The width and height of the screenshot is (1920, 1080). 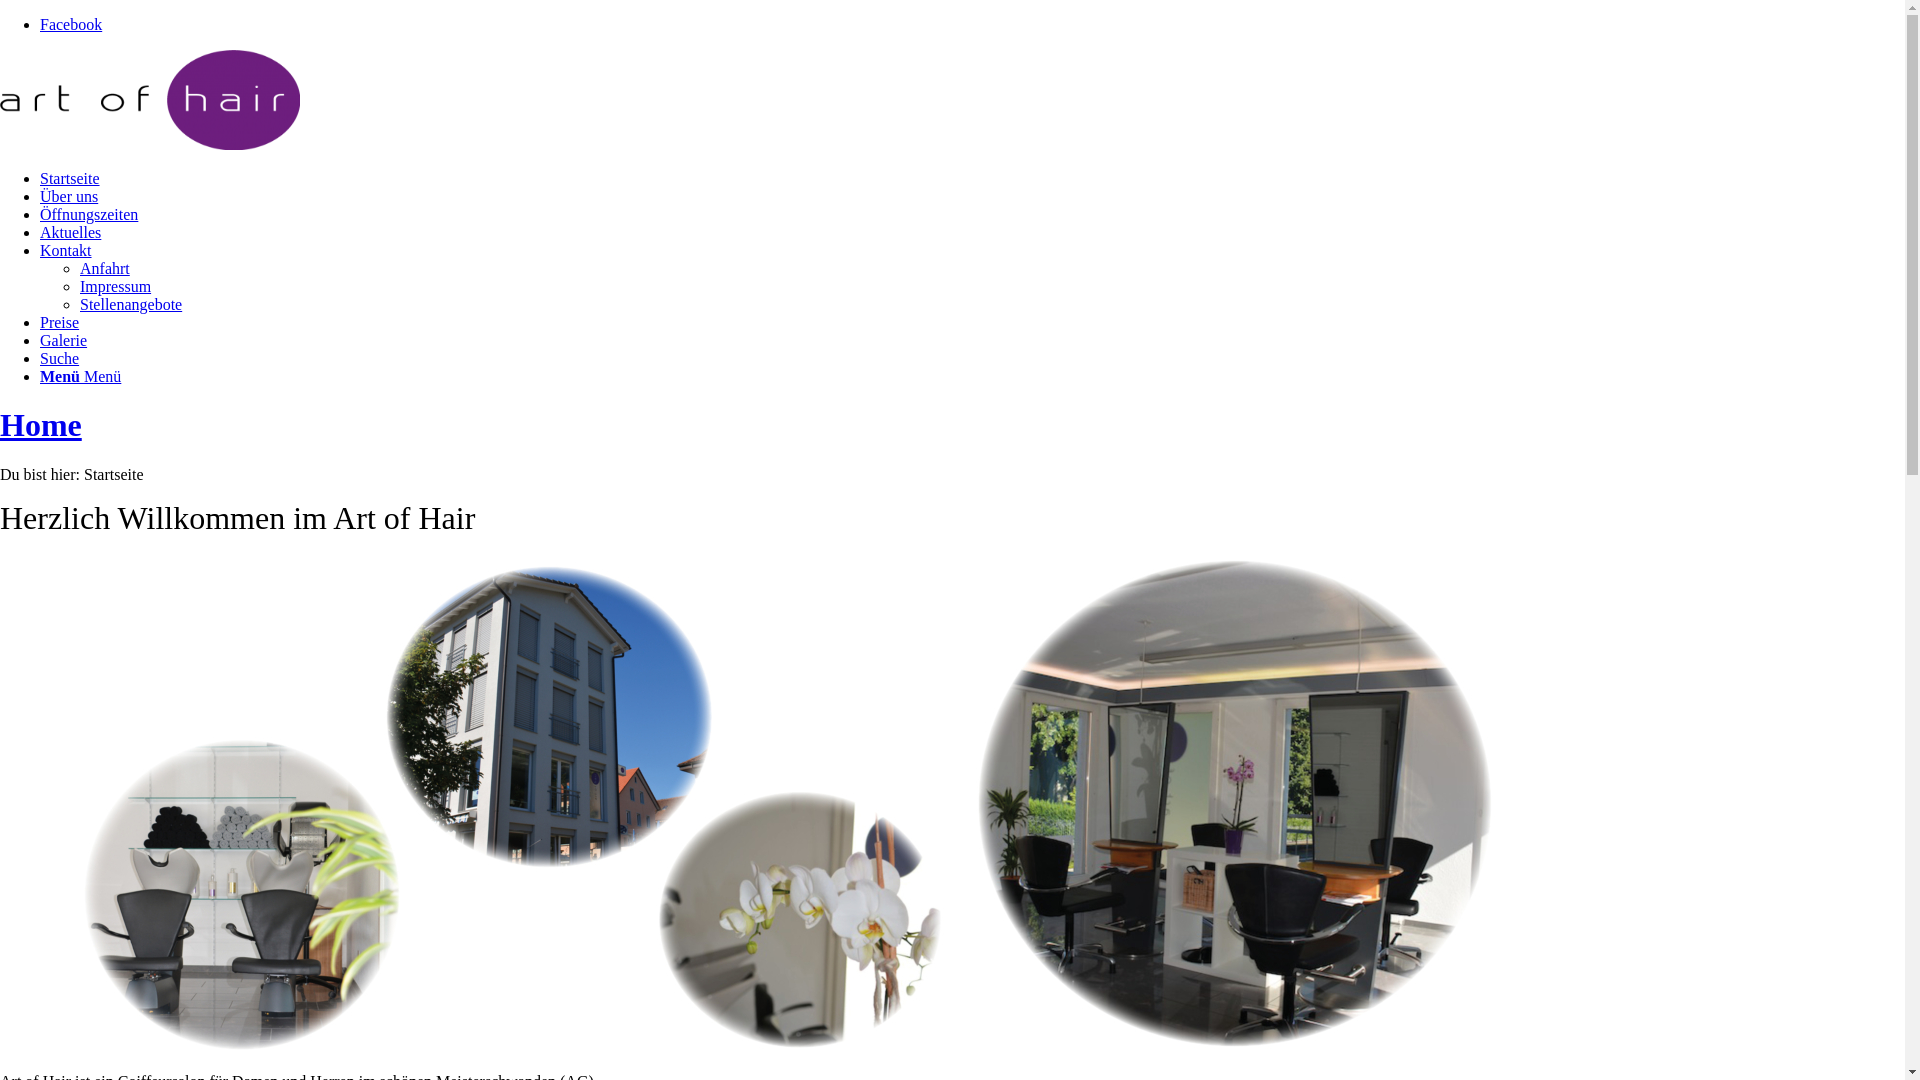 What do you see at coordinates (70, 177) in the screenshot?
I see `'Startseite'` at bounding box center [70, 177].